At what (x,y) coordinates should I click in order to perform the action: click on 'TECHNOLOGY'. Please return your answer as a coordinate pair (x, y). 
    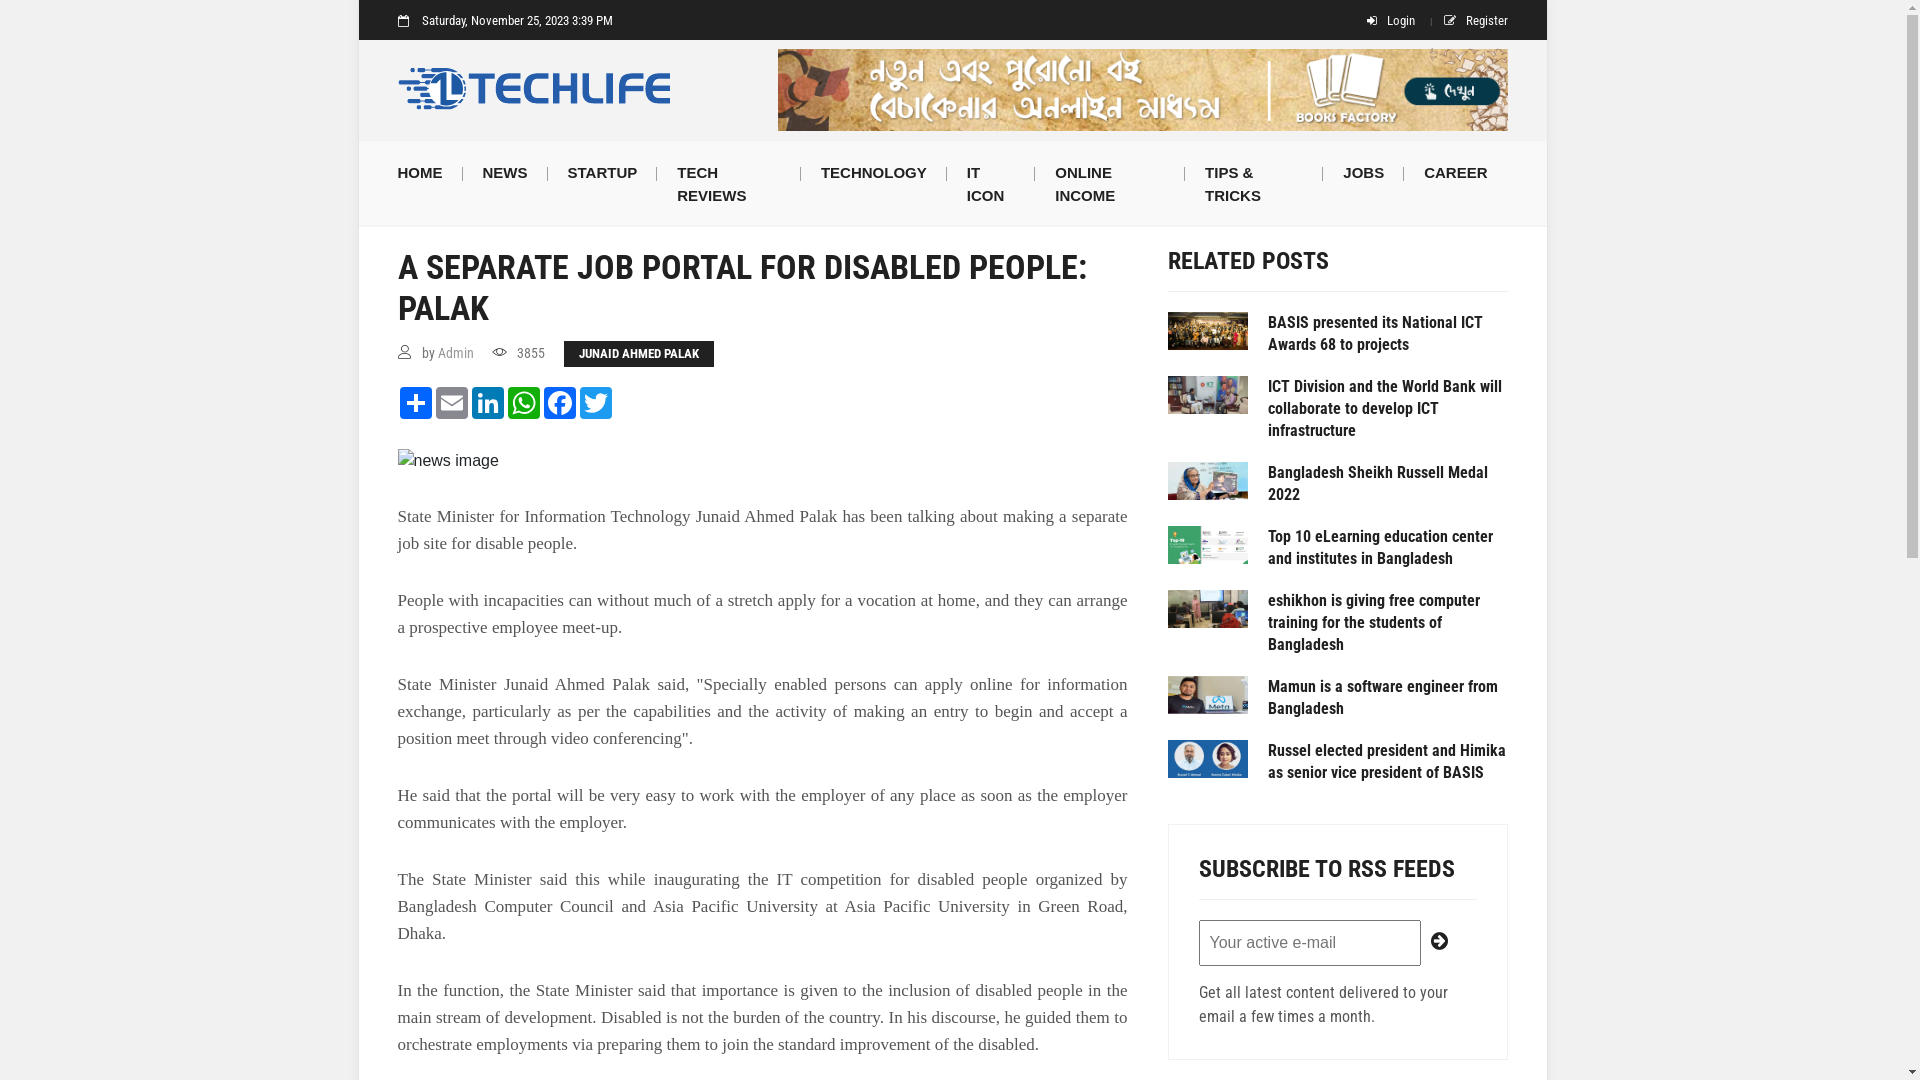
    Looking at the image, I should click on (873, 171).